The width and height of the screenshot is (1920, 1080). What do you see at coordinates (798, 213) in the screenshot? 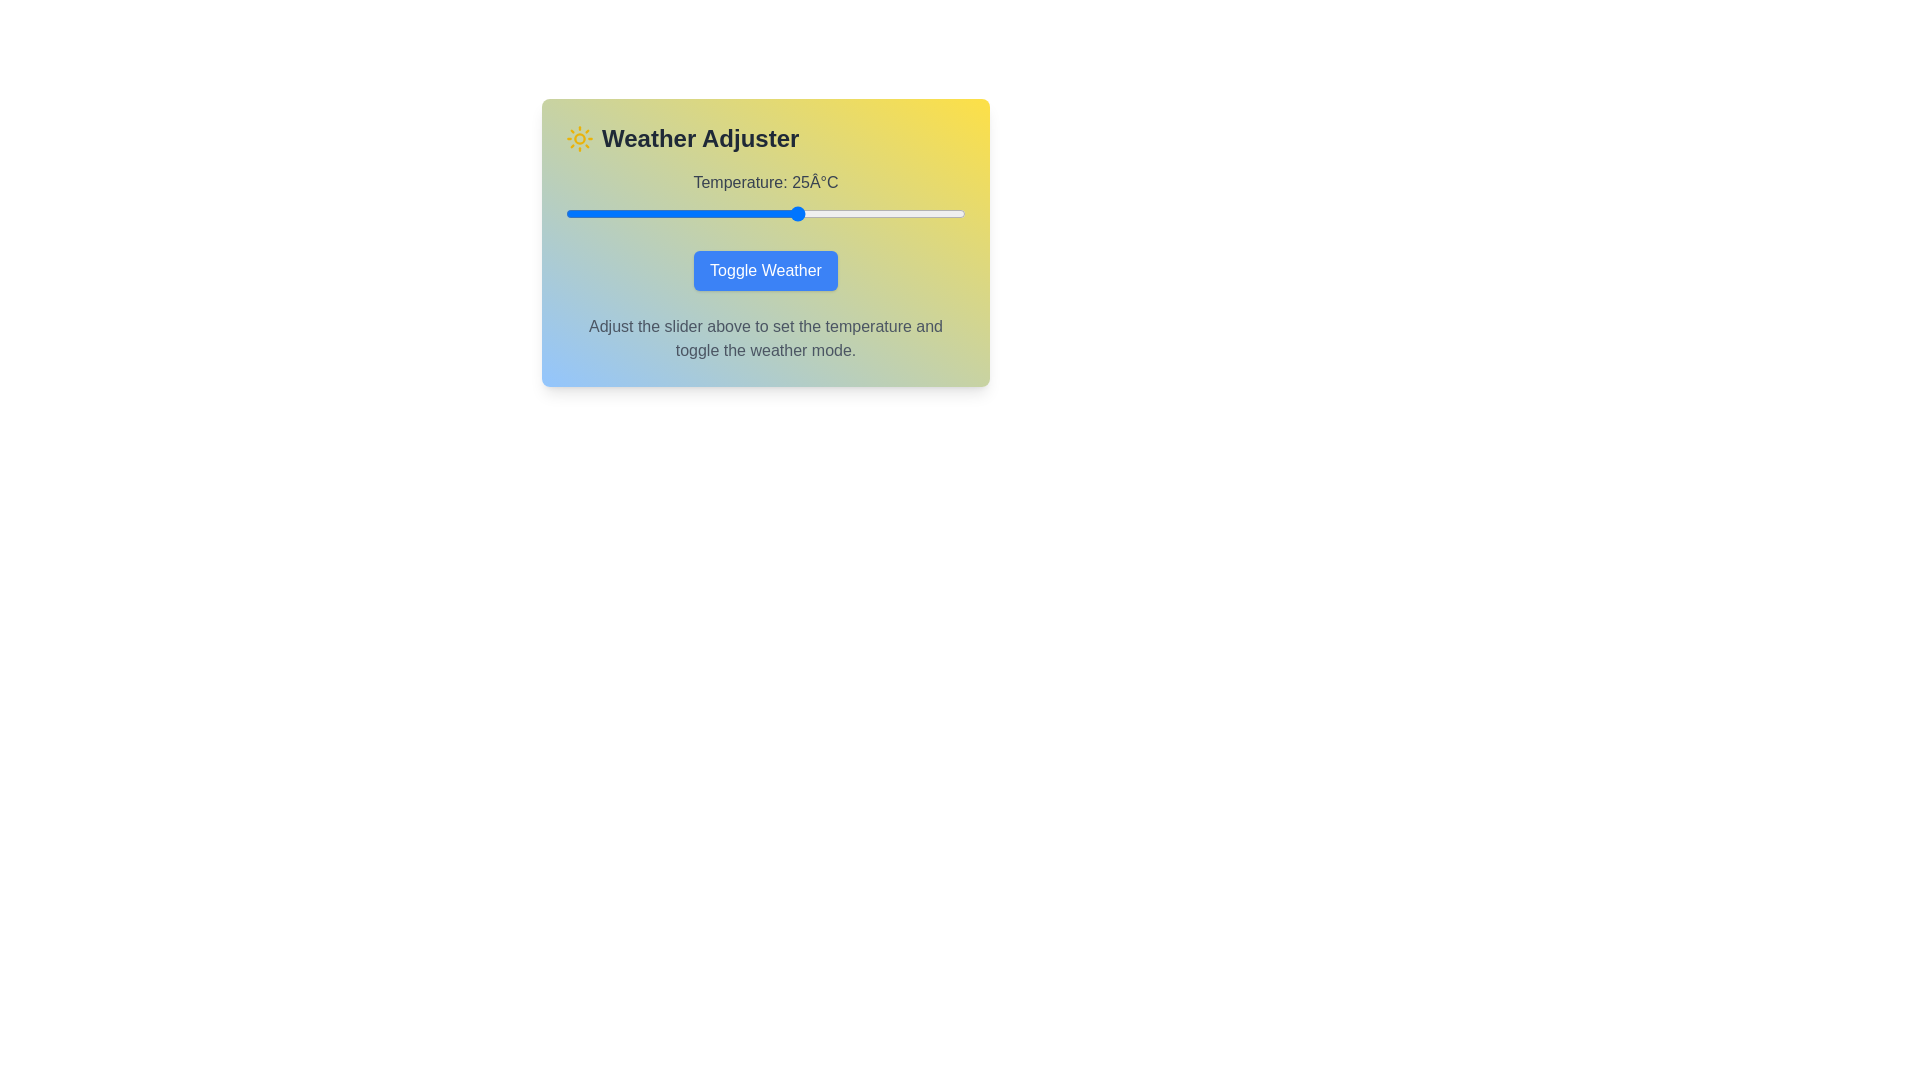
I see `the temperature slider to set the temperature to 25°C` at bounding box center [798, 213].